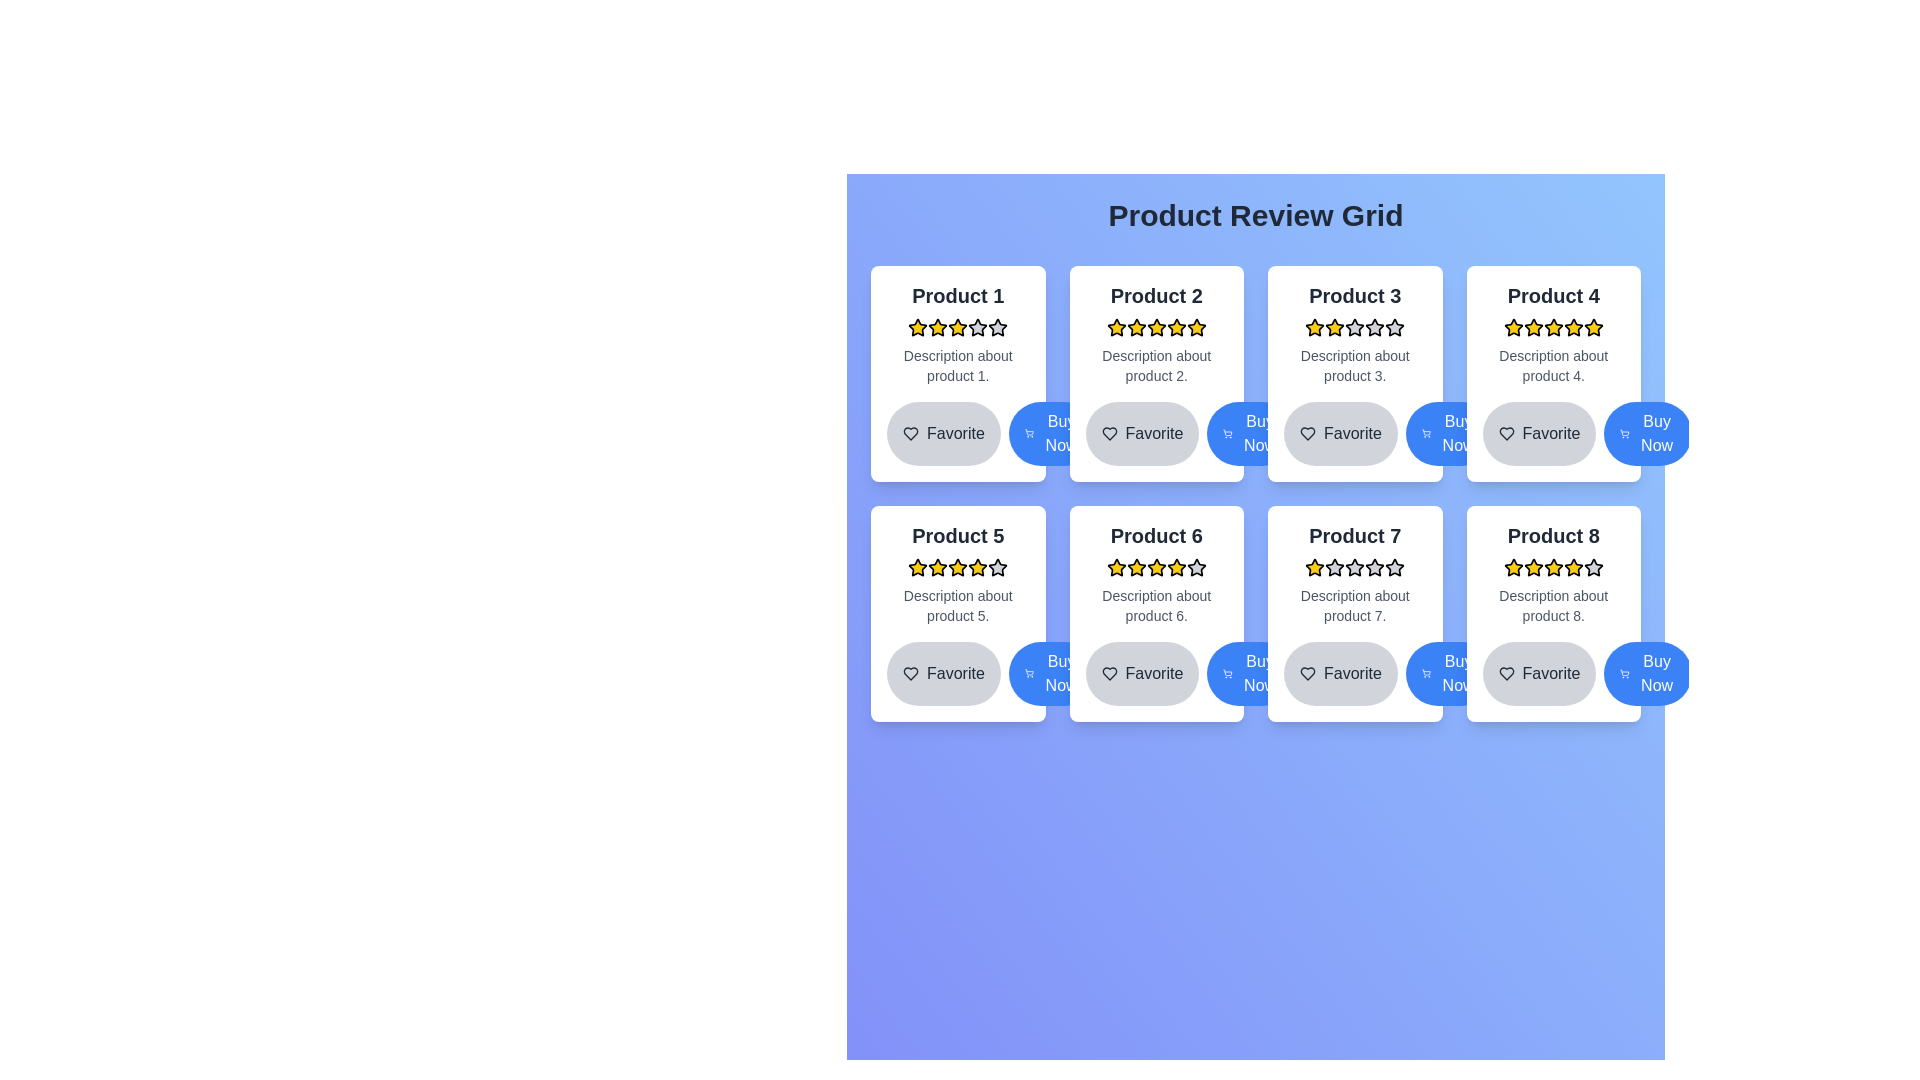 The height and width of the screenshot is (1080, 1920). Describe the element at coordinates (1552, 567) in the screenshot. I see `the fifth star icon in the star rating system displayed below 'Product 8' in the bottom-right corner of the grid` at that location.